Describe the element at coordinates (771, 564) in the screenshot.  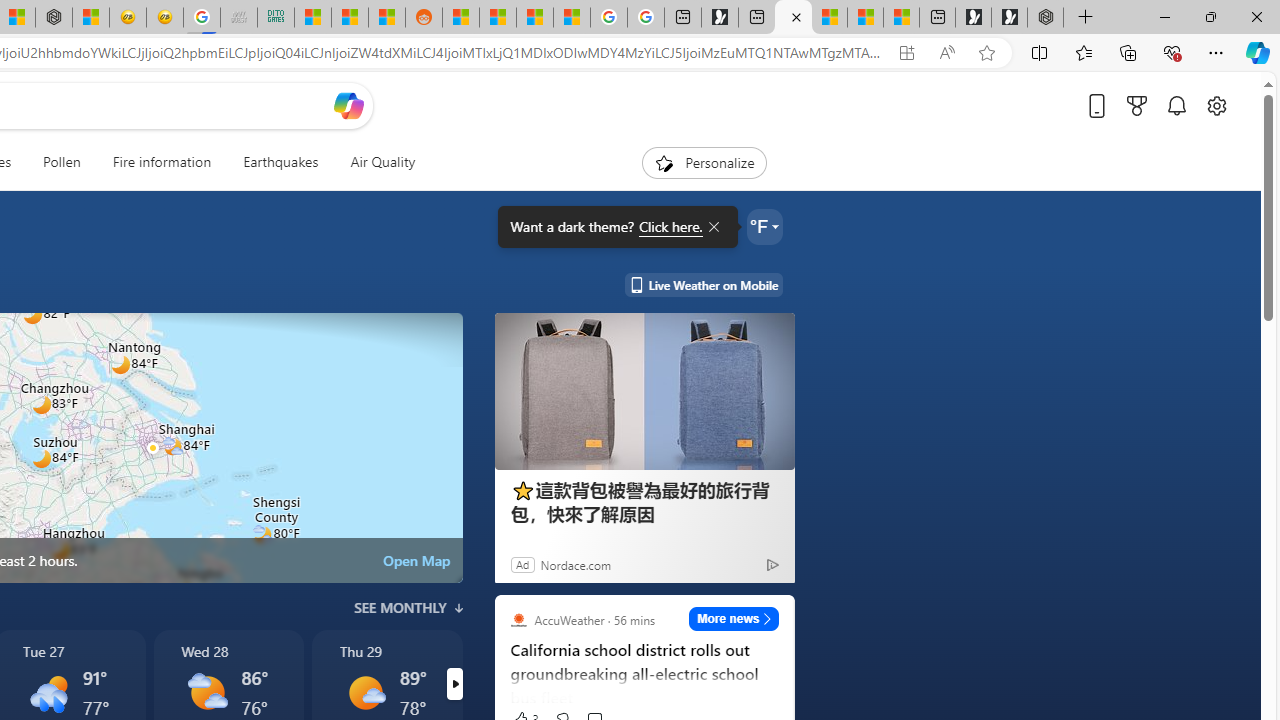
I see `'Ad Choice'` at that location.